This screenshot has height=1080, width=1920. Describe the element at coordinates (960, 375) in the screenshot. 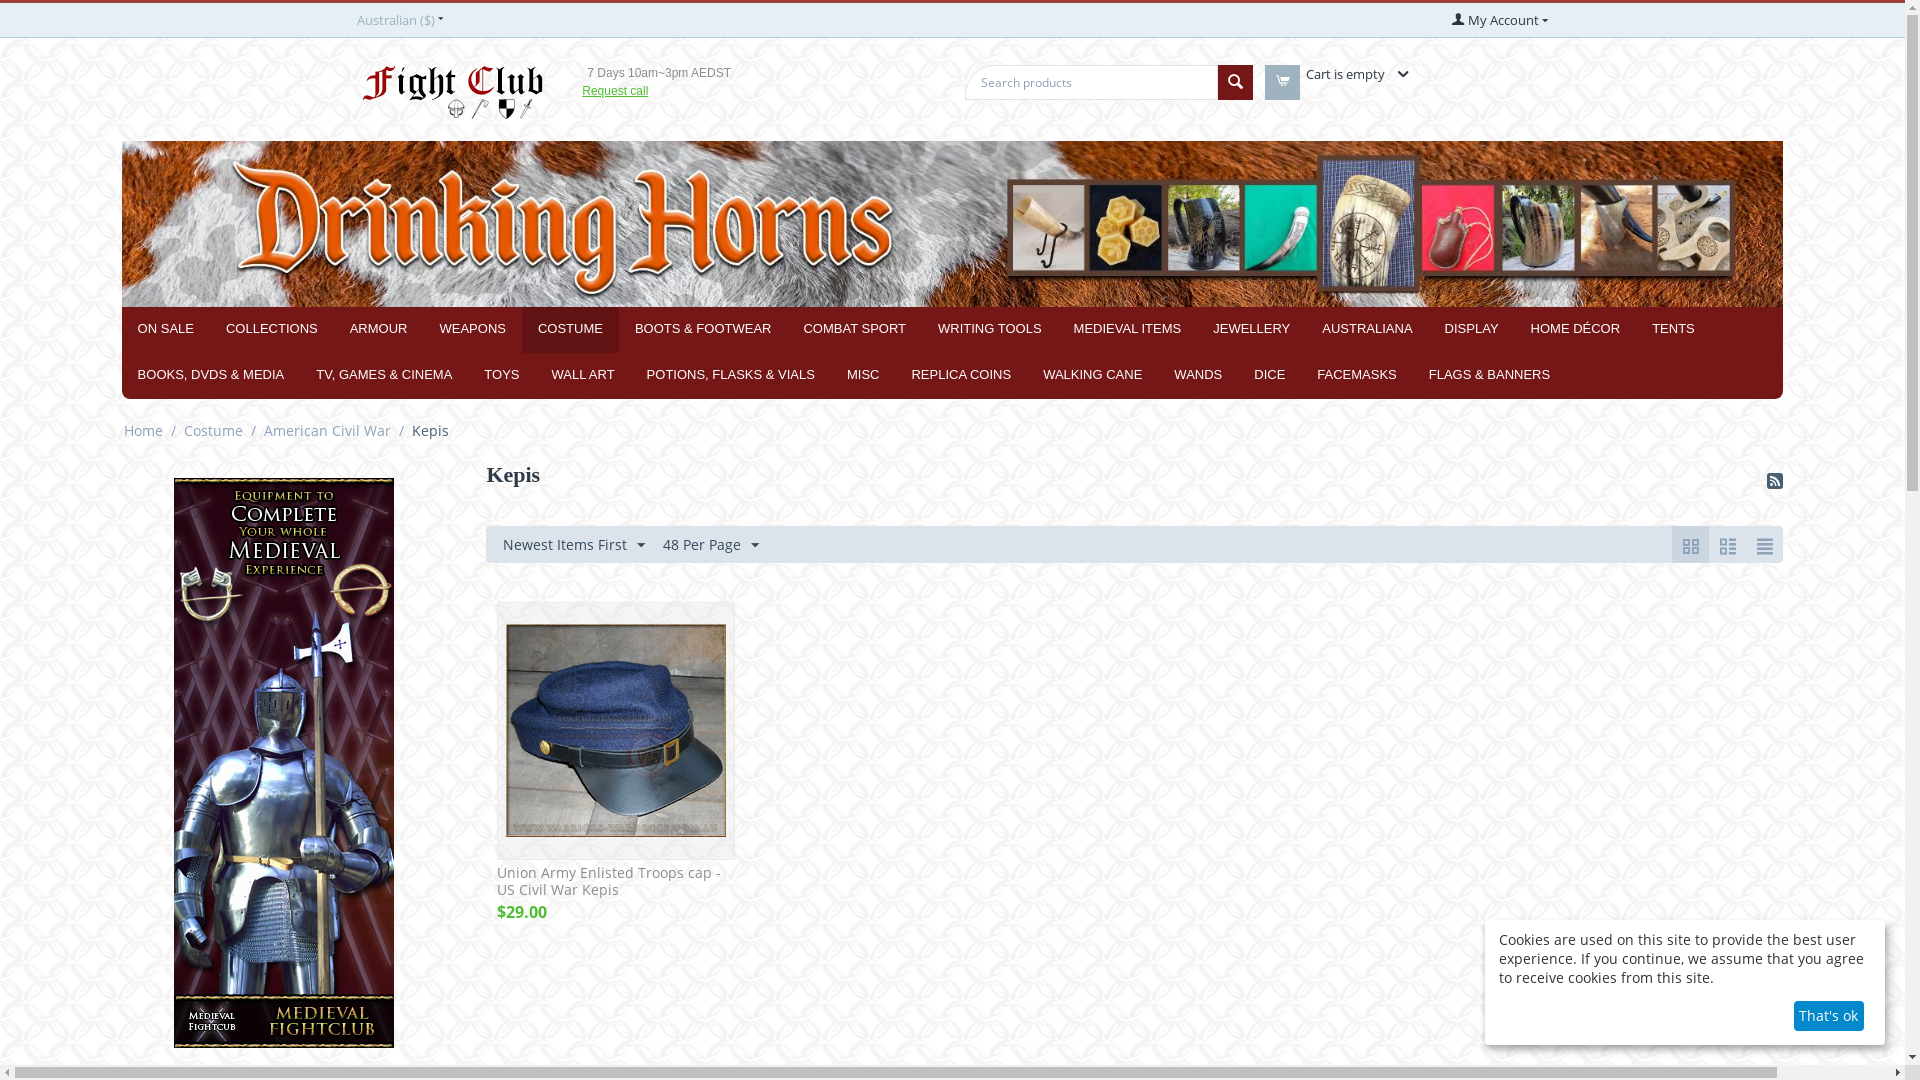

I see `'REPLICA COINS'` at that location.